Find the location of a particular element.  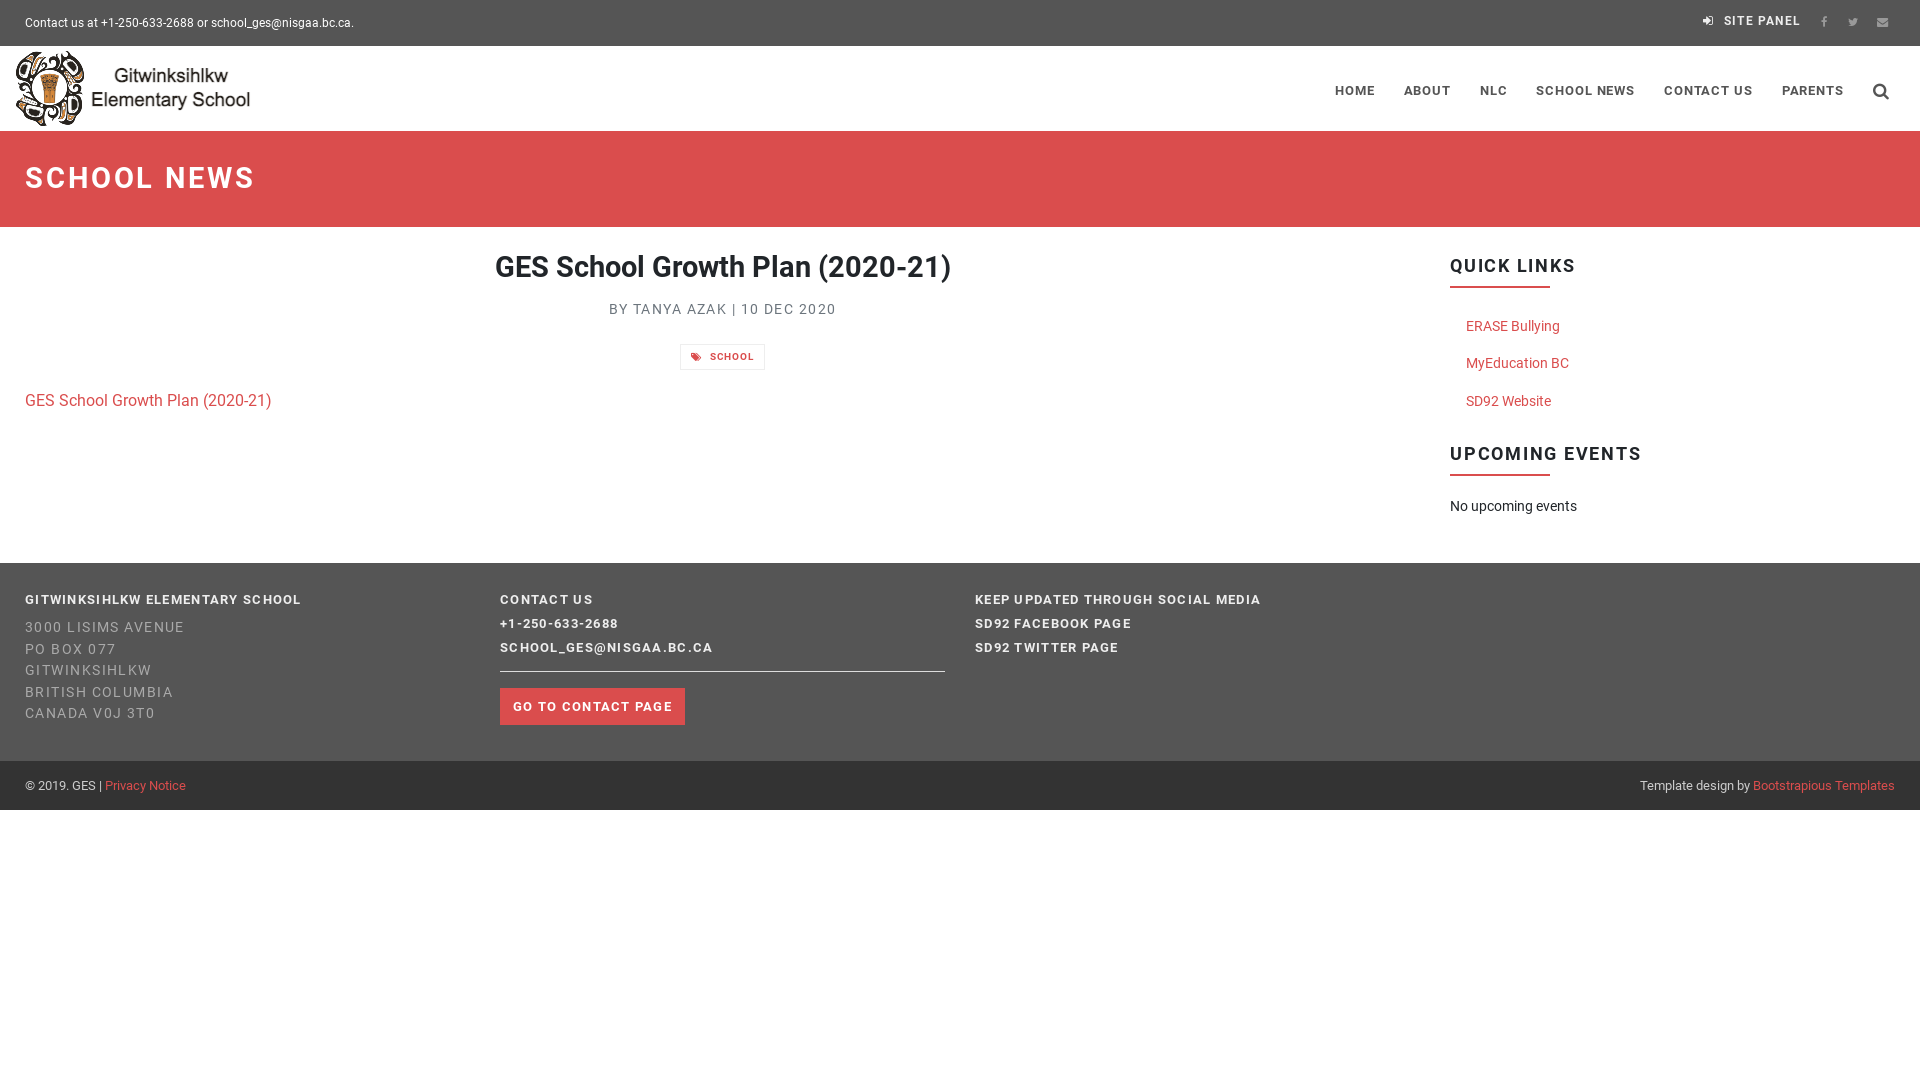

'SD92 TWITTER PAGE' is located at coordinates (1045, 648).